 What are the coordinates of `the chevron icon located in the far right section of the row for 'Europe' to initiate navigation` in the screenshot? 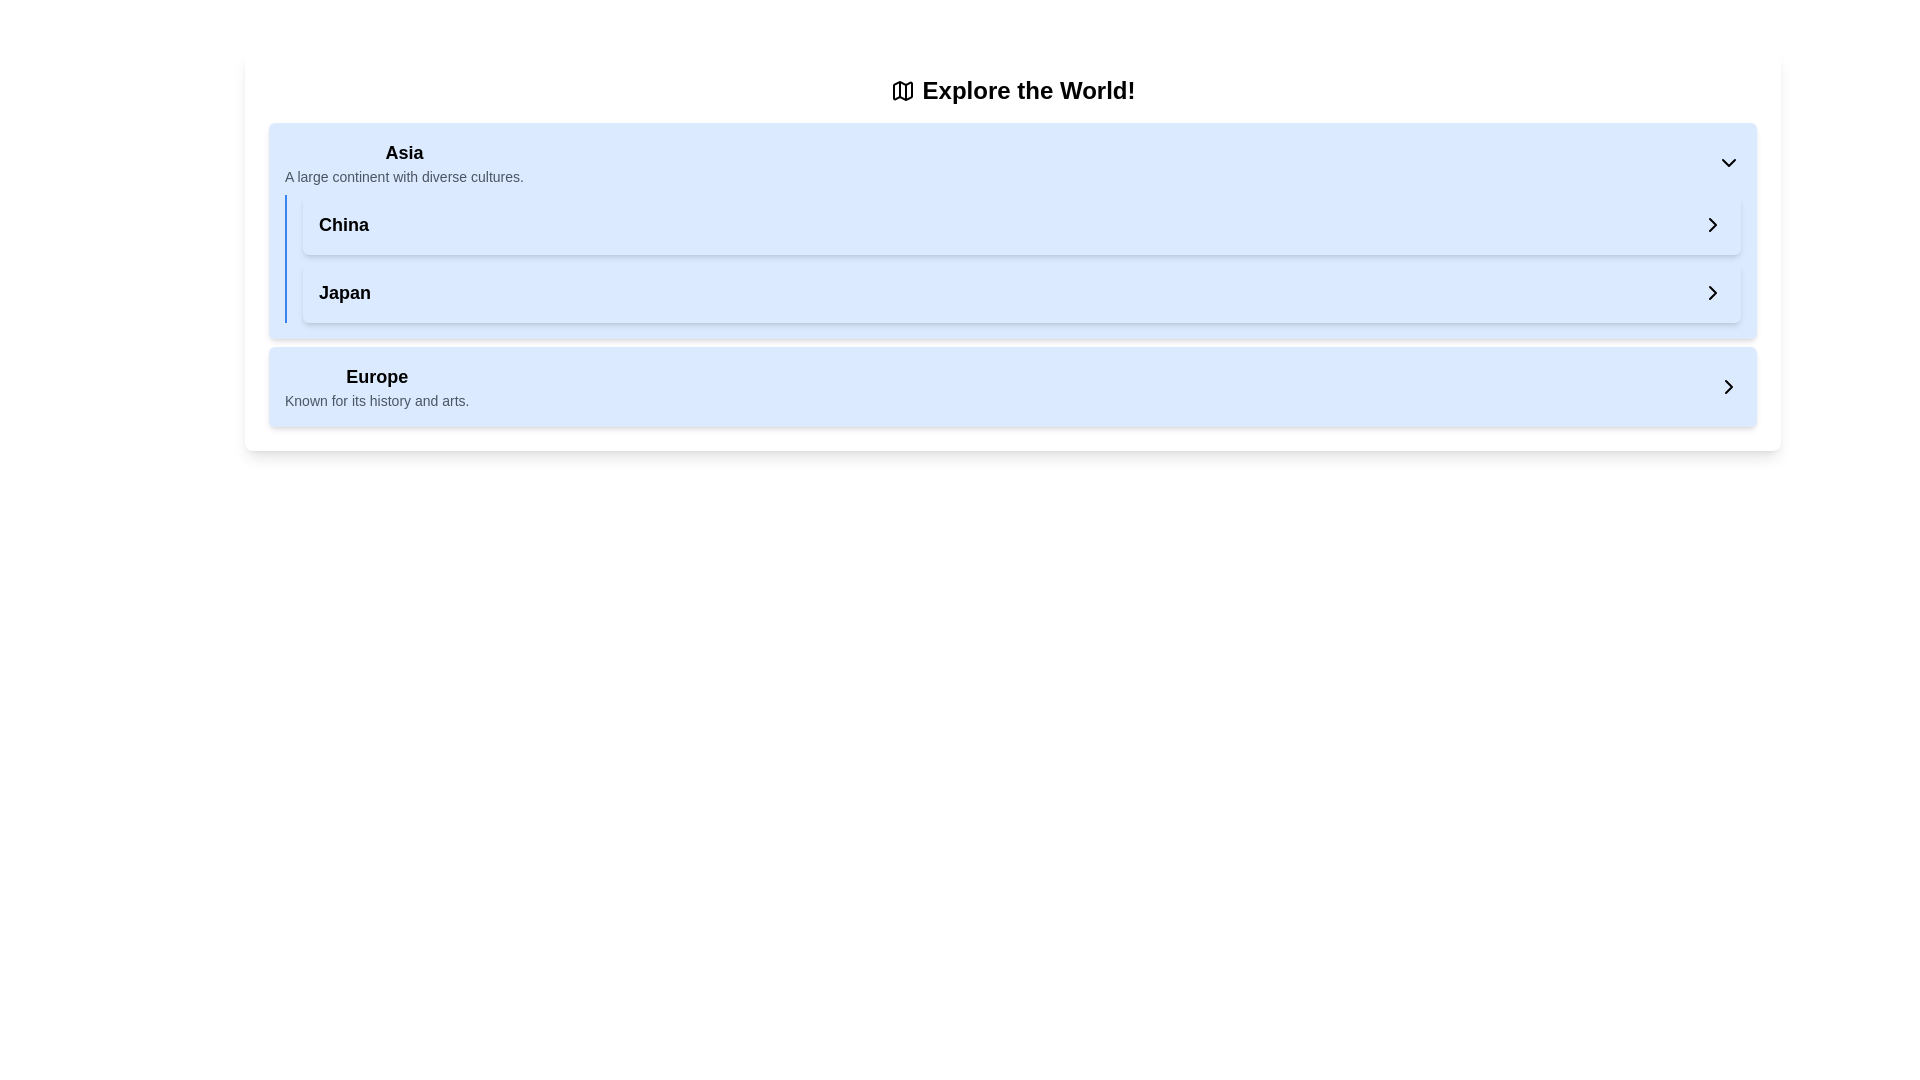 It's located at (1727, 386).